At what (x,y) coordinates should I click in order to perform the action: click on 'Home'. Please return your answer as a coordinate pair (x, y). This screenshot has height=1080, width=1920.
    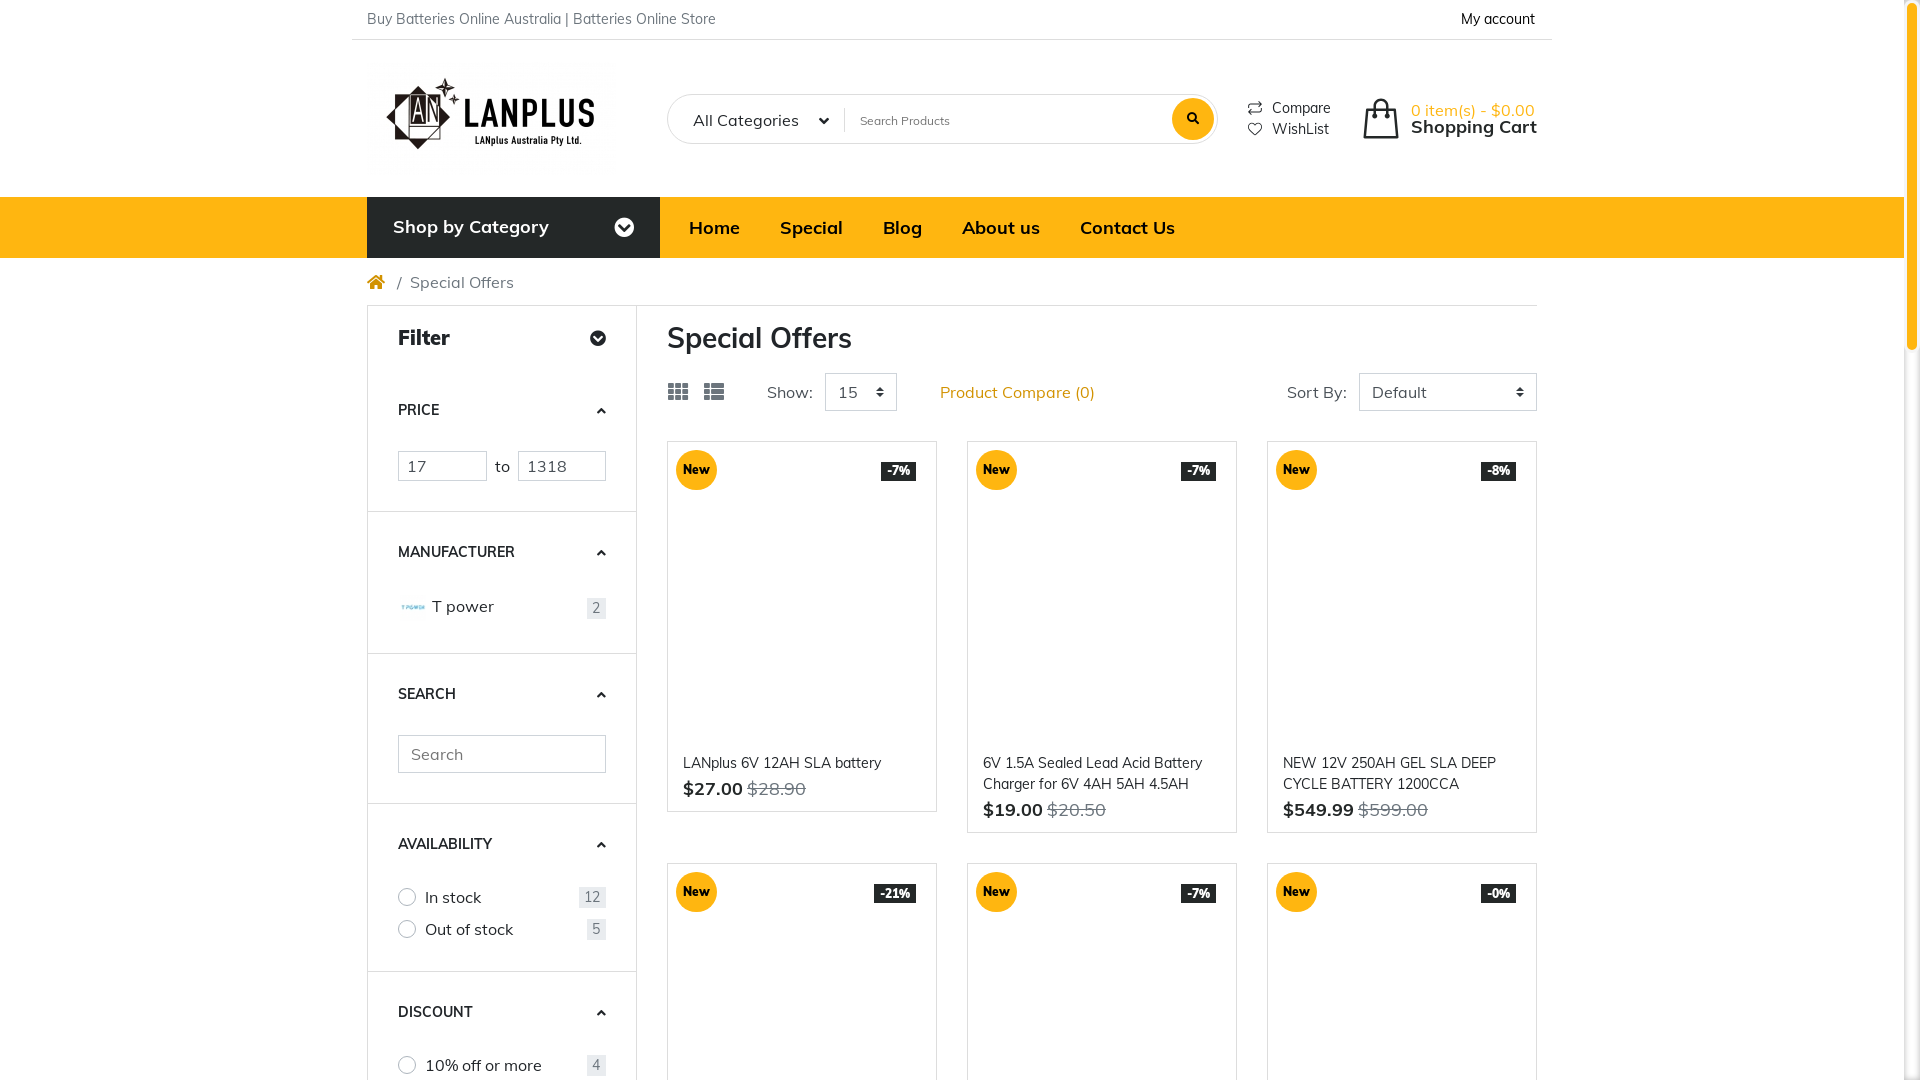
    Looking at the image, I should click on (715, 226).